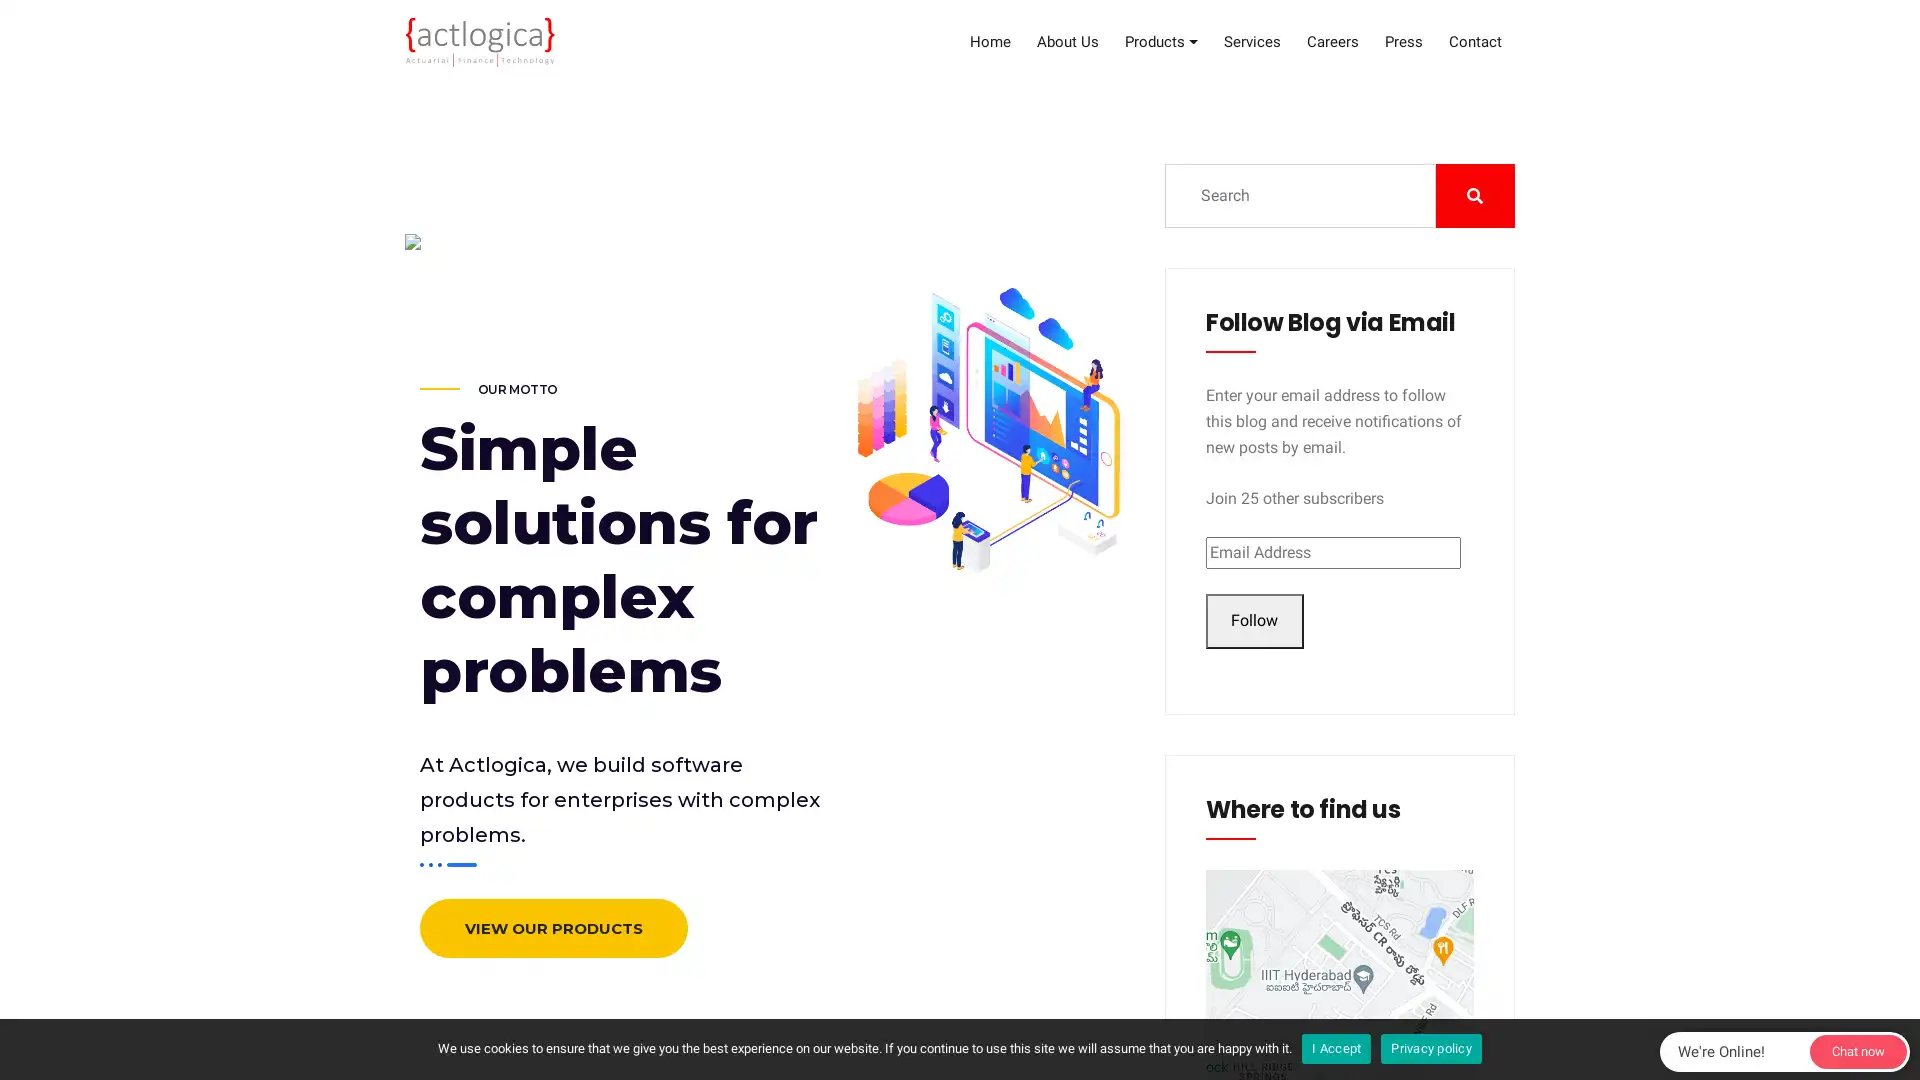 The width and height of the screenshot is (1920, 1080). What do you see at coordinates (1253, 620) in the screenshot?
I see `Follow` at bounding box center [1253, 620].